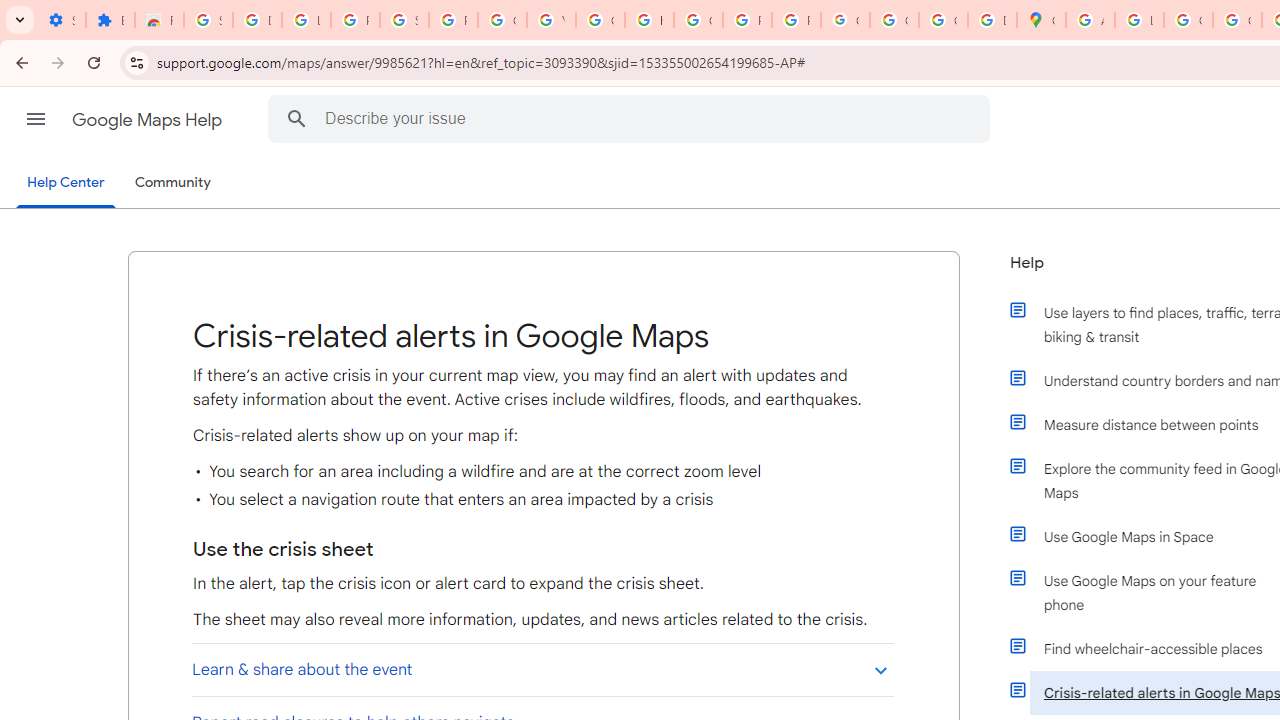  What do you see at coordinates (296, 118) in the screenshot?
I see `'Search Help Center'` at bounding box center [296, 118].